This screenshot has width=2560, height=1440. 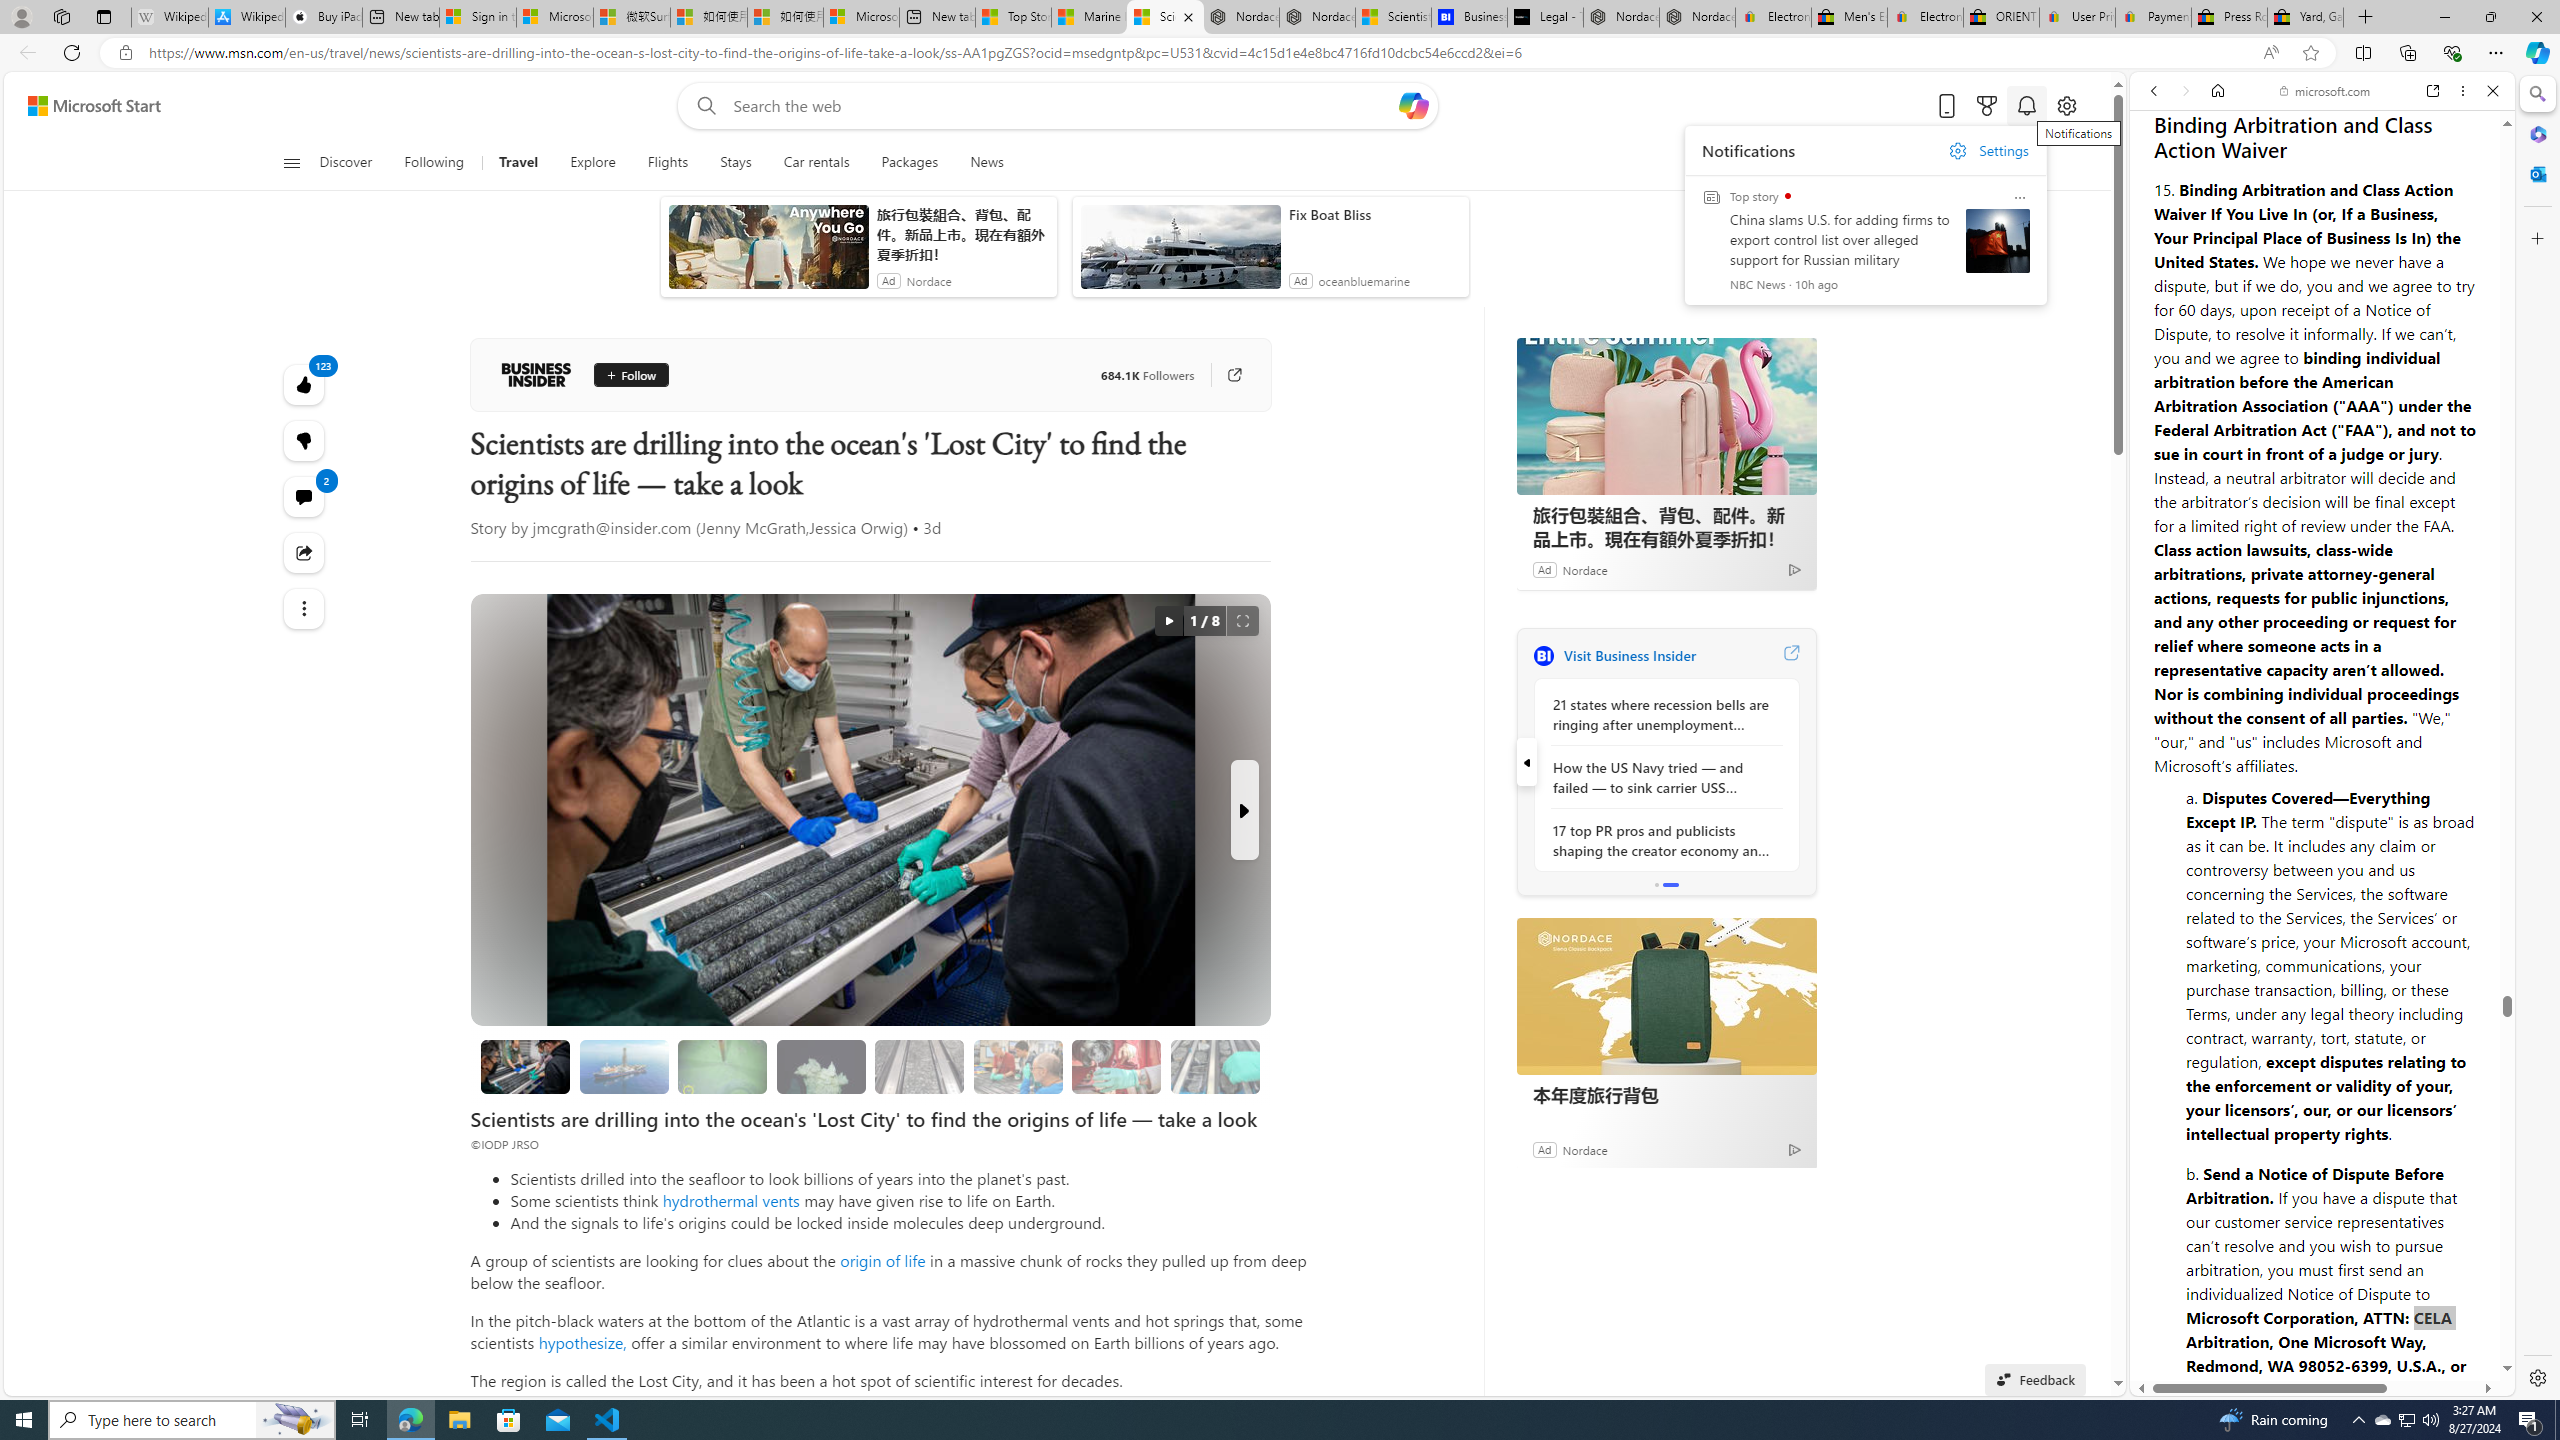 What do you see at coordinates (2537, 735) in the screenshot?
I see `'Side bar'` at bounding box center [2537, 735].